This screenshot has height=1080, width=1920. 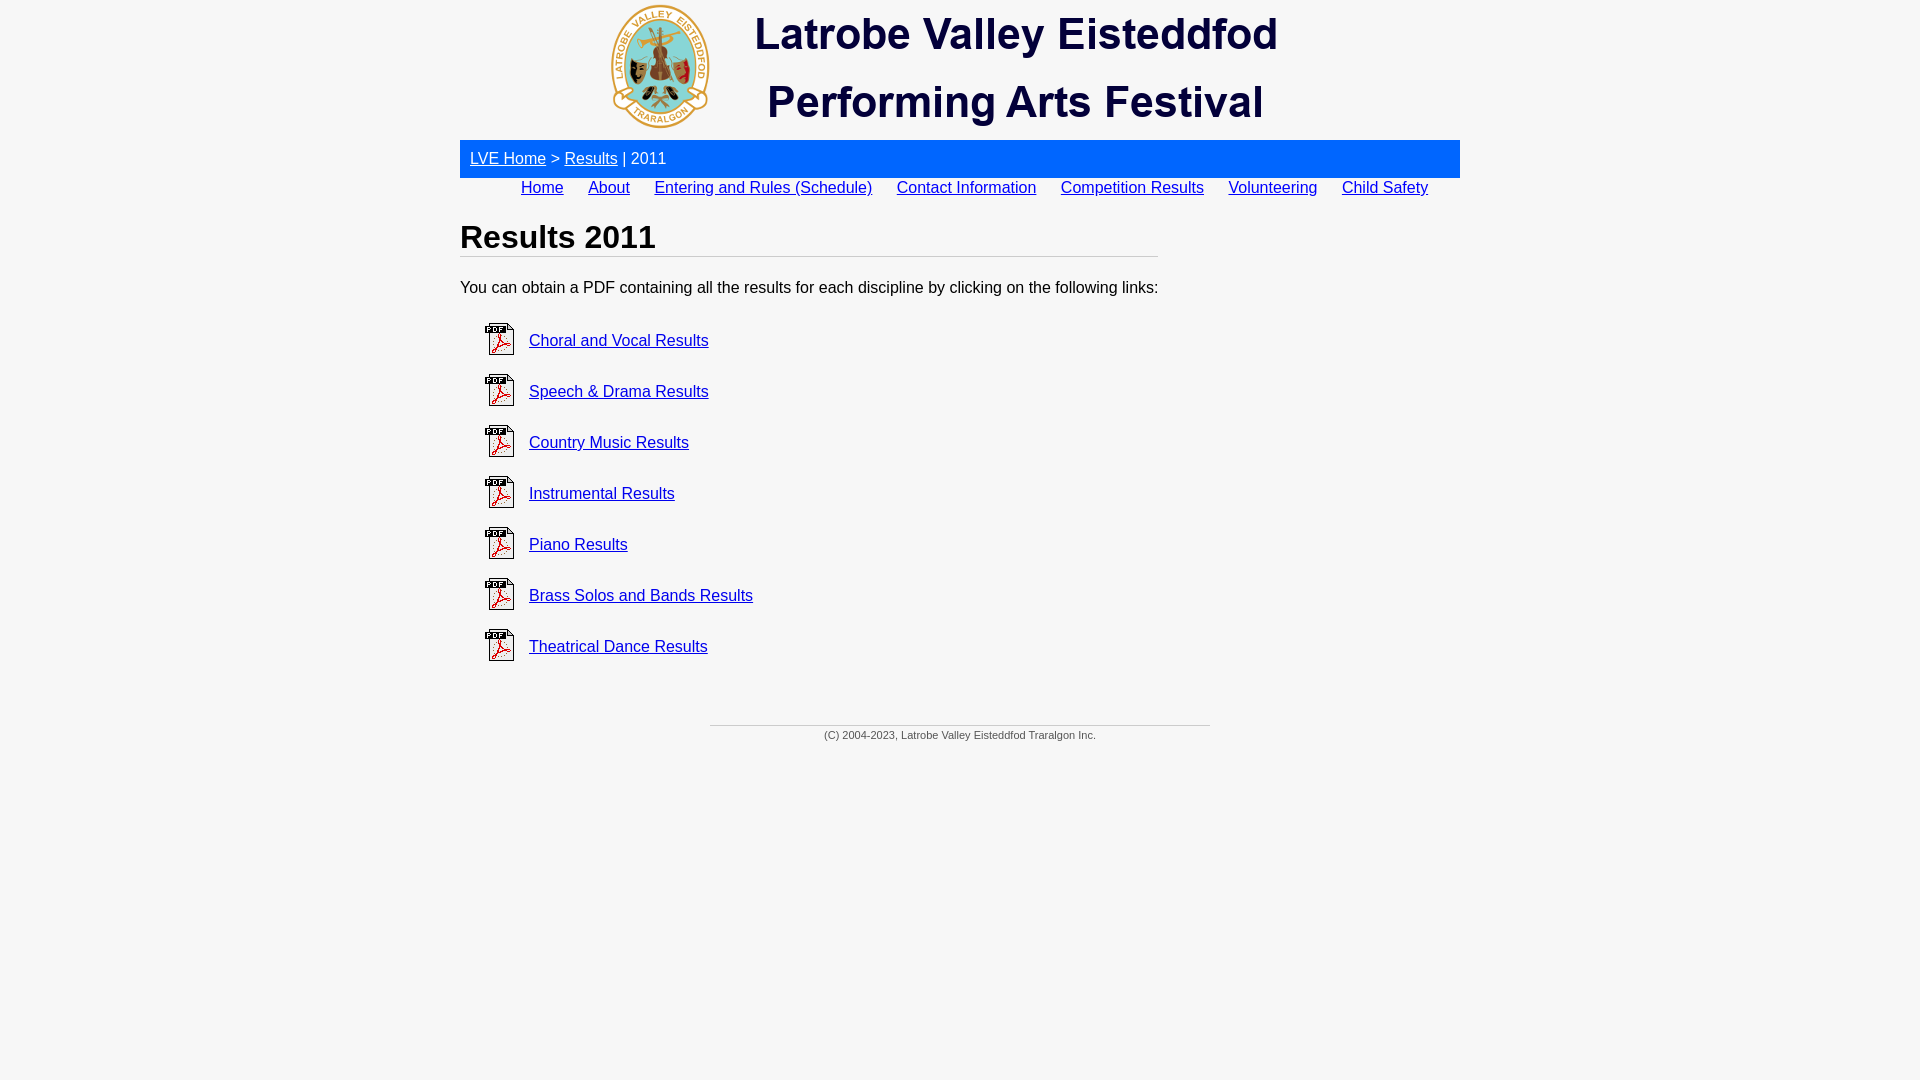 What do you see at coordinates (762, 187) in the screenshot?
I see `'Entering and Rules (Schedule)'` at bounding box center [762, 187].